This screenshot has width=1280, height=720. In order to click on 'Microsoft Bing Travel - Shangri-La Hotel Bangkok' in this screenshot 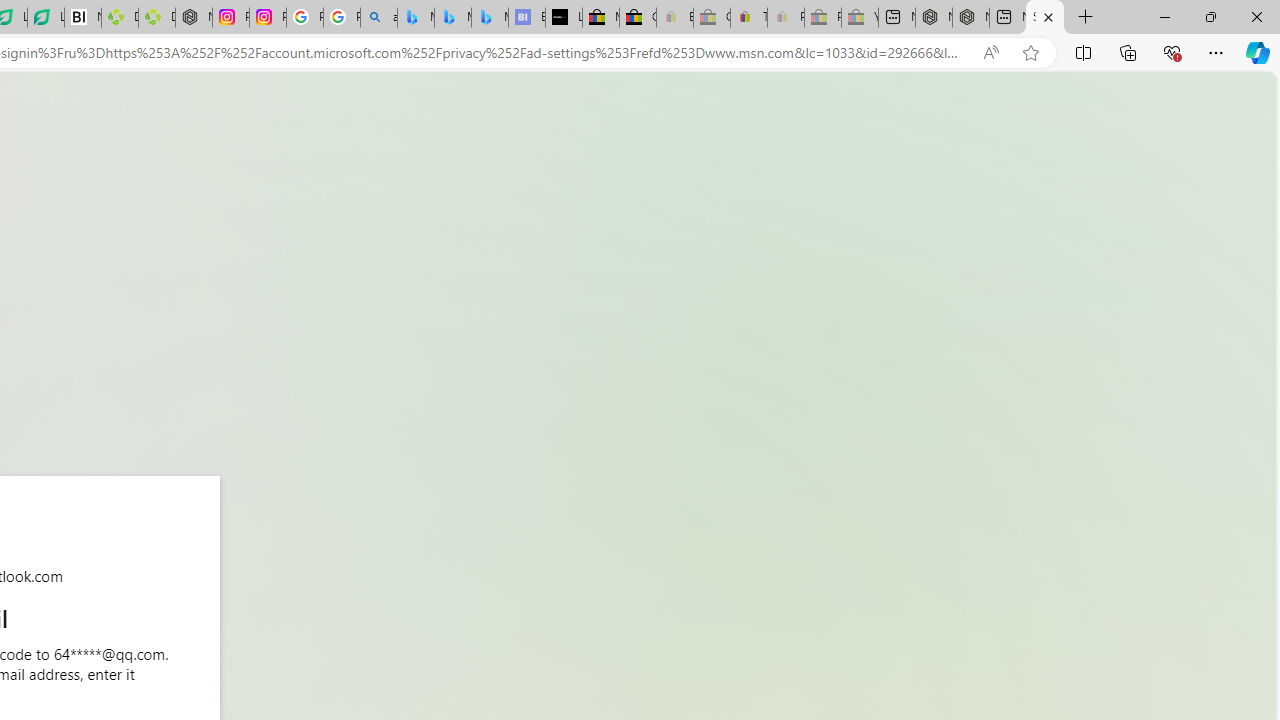, I will do `click(490, 17)`.